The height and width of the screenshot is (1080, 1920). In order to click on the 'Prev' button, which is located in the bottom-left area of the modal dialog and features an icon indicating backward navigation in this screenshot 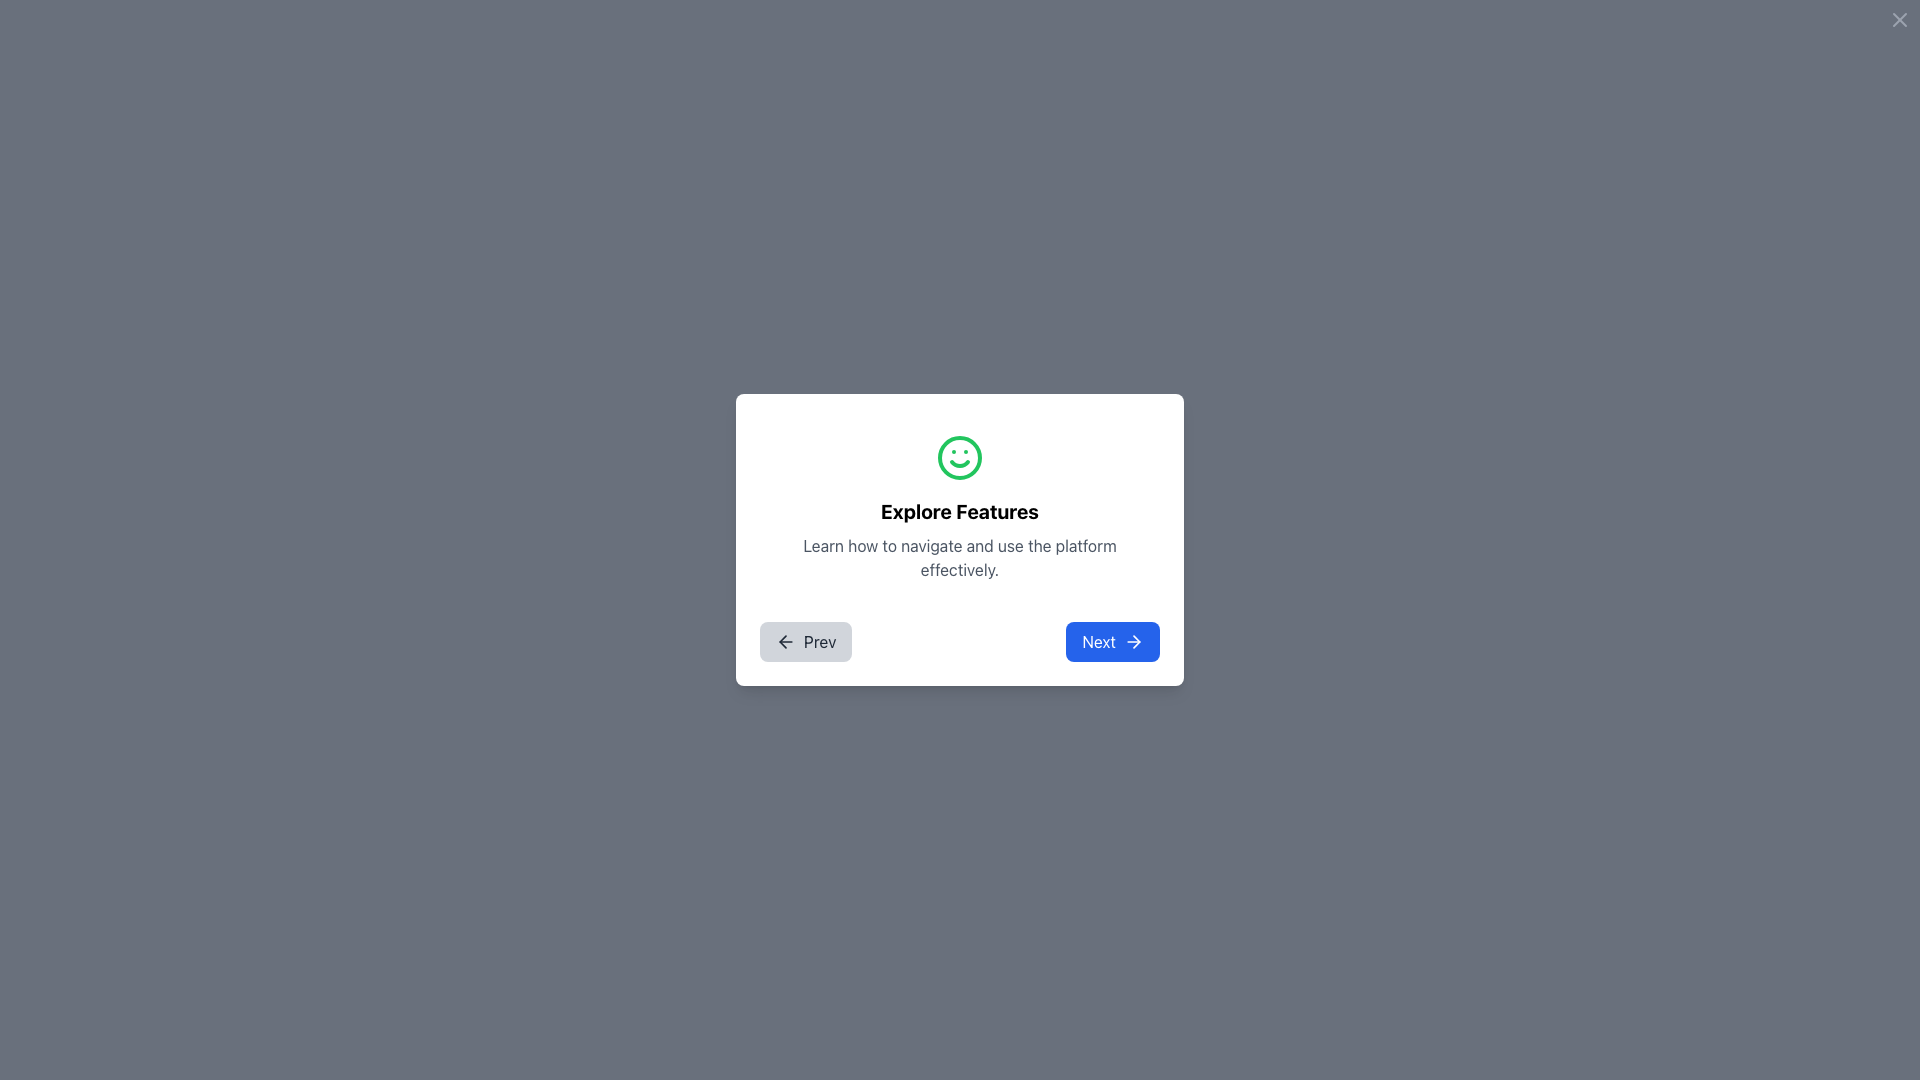, I will do `click(785, 641)`.